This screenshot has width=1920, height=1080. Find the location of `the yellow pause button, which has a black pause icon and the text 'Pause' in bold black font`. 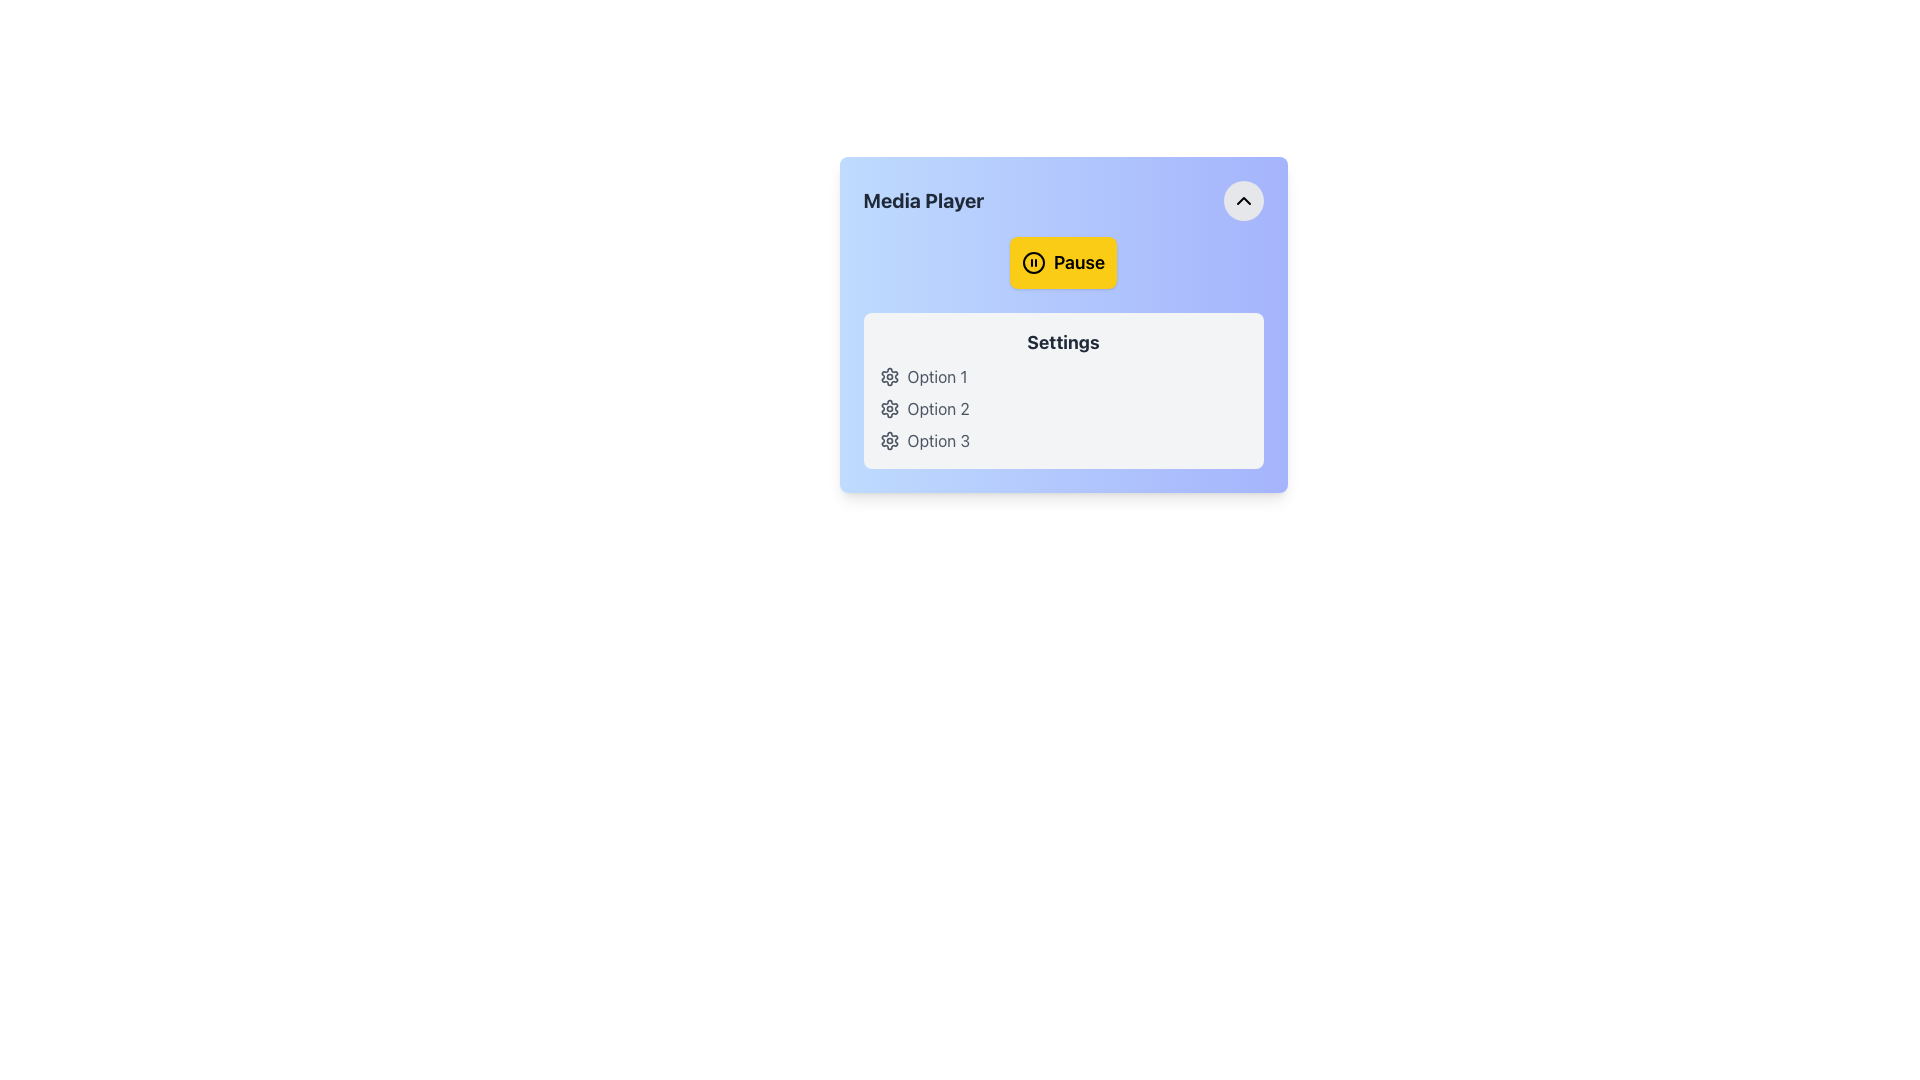

the yellow pause button, which has a black pause icon and the text 'Pause' in bold black font is located at coordinates (1062, 261).